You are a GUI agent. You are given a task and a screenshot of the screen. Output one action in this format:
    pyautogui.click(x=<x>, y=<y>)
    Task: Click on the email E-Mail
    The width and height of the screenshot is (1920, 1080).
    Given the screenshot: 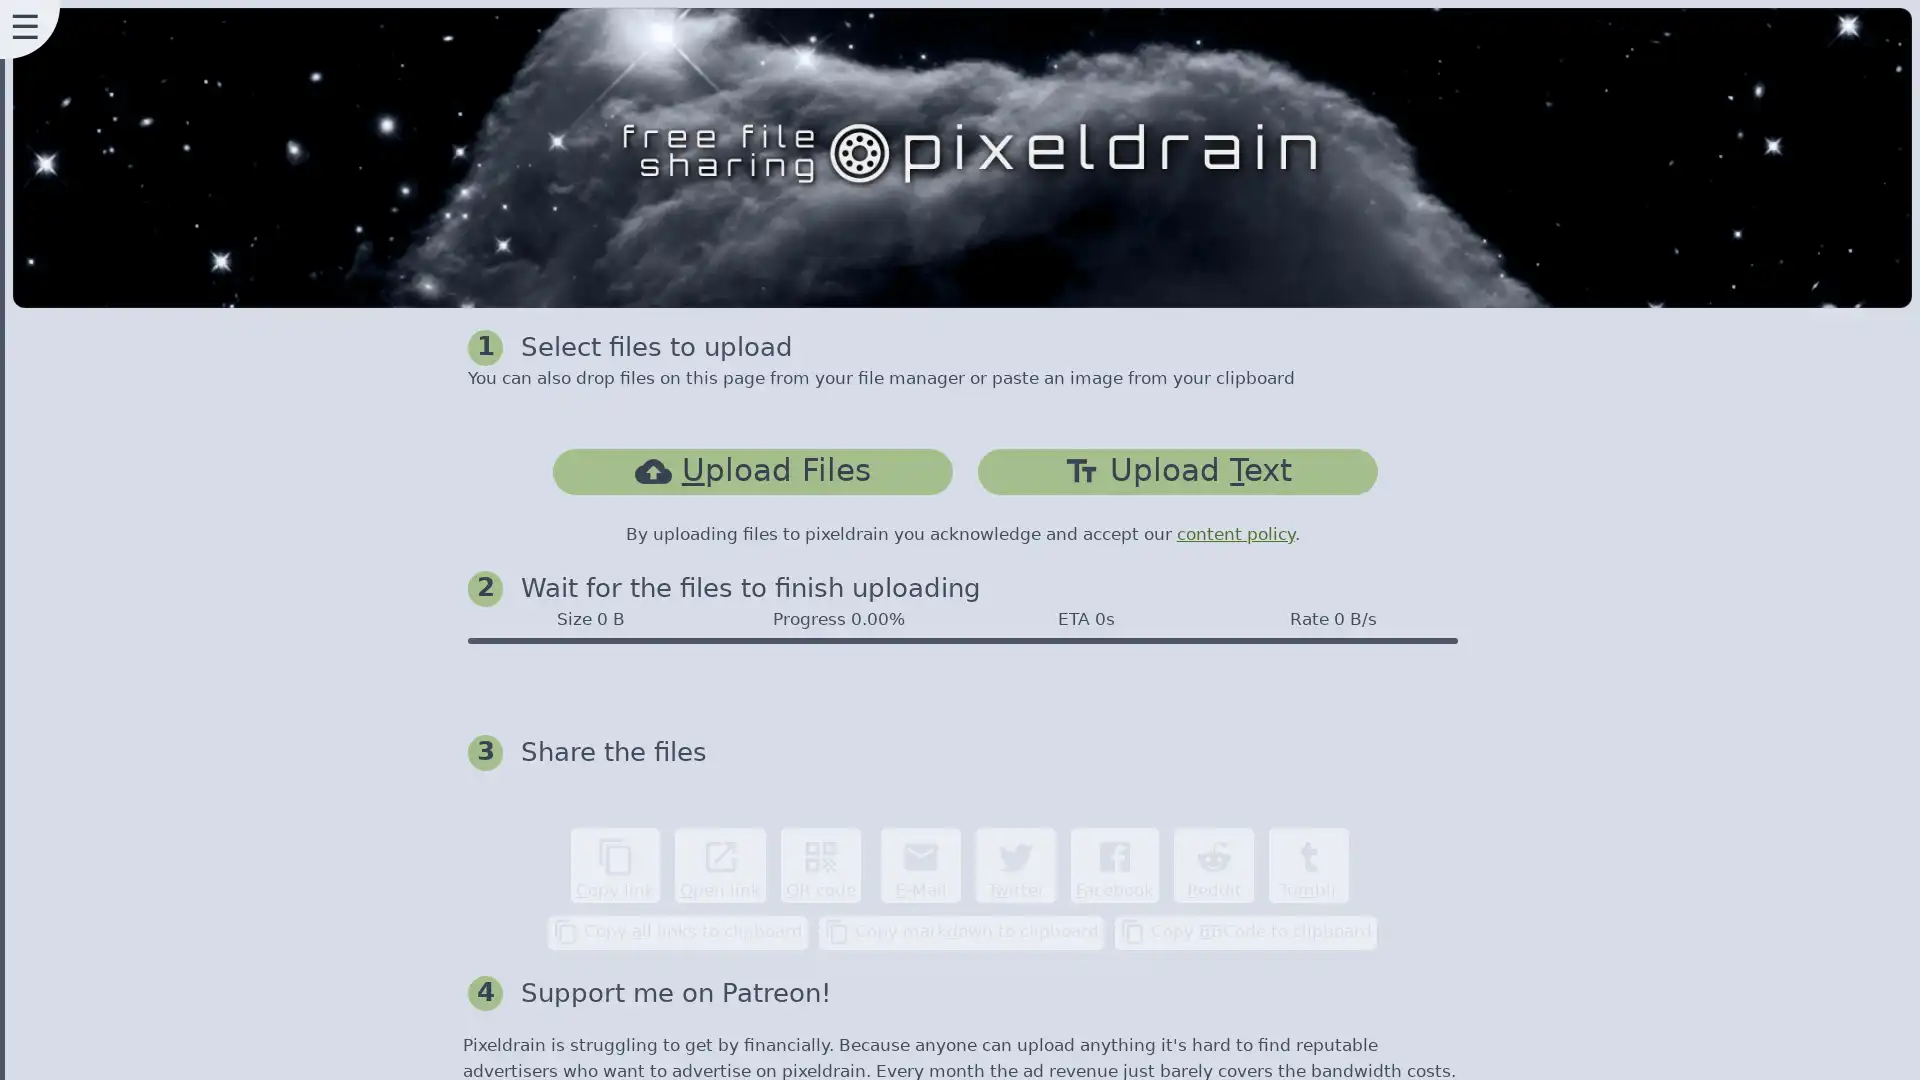 What is the action you would take?
    pyautogui.click(x=1061, y=864)
    